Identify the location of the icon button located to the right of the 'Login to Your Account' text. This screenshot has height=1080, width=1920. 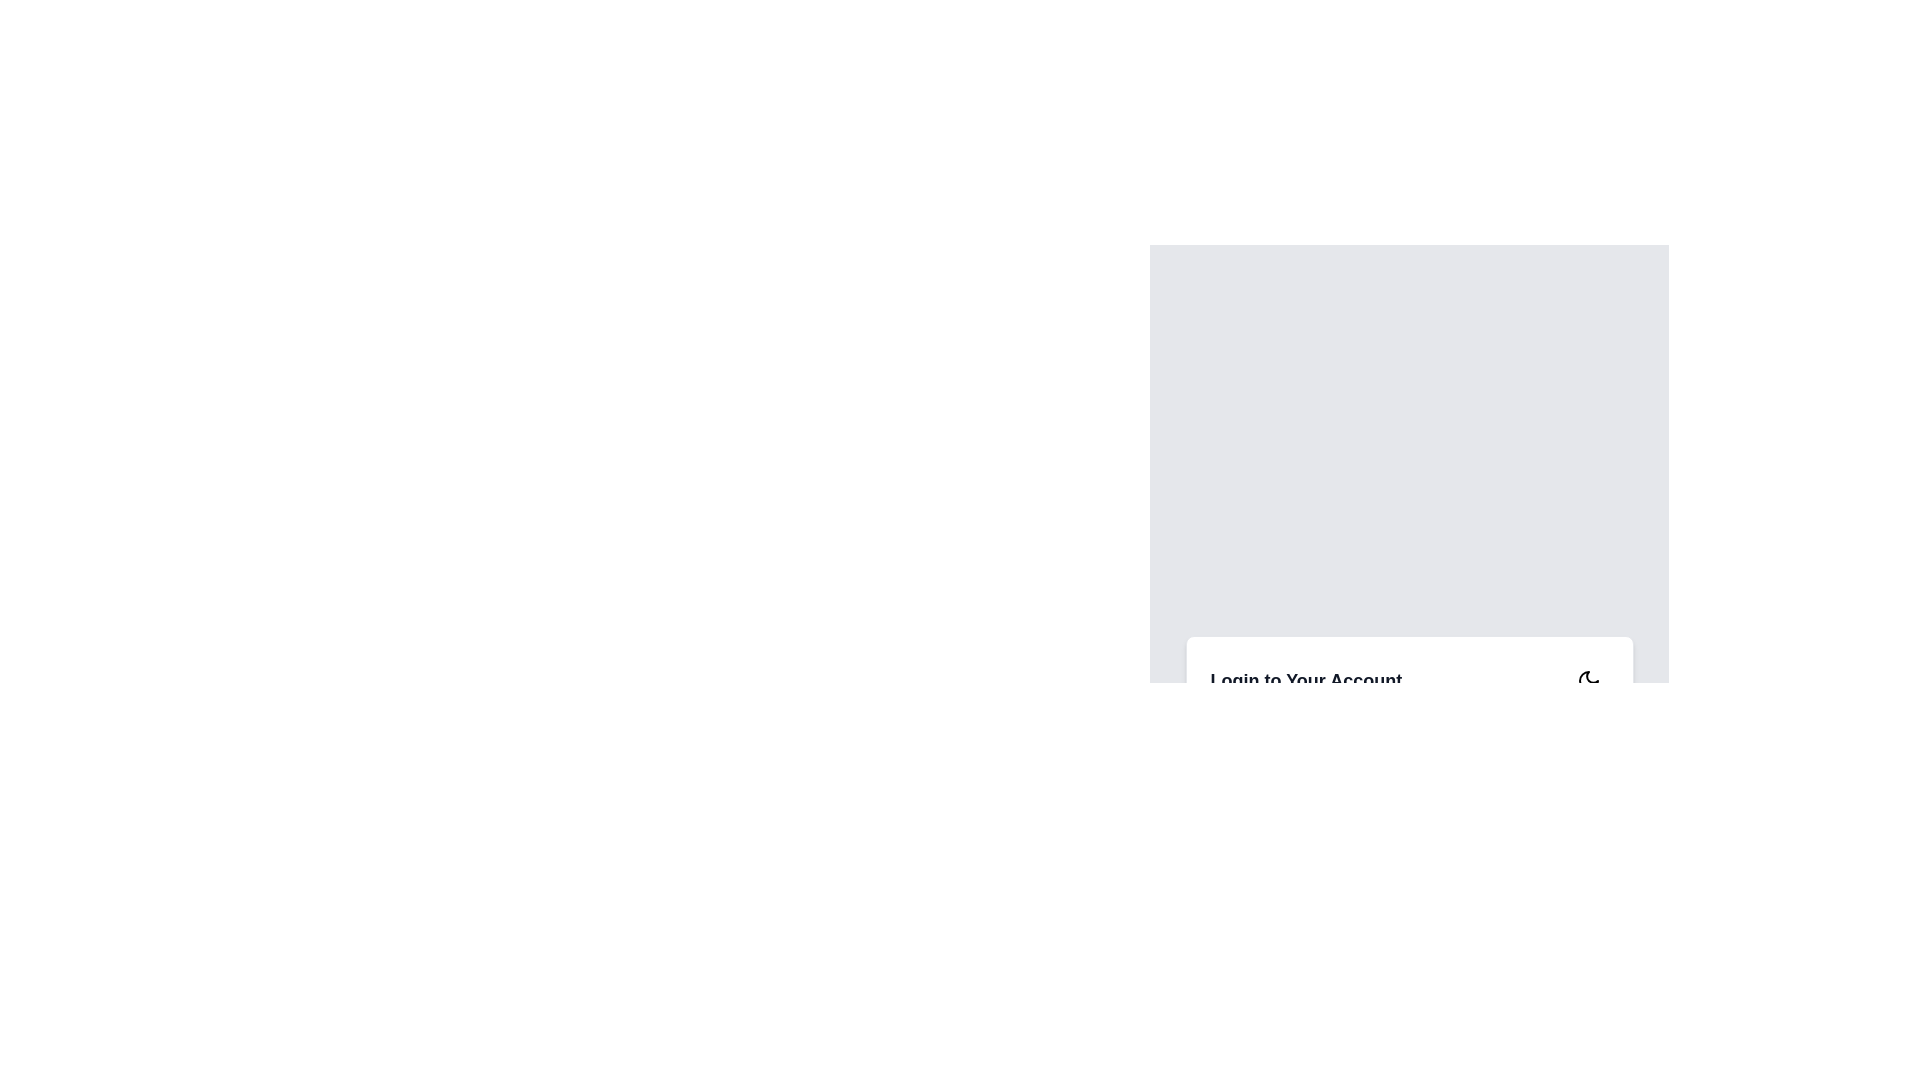
(1587, 680).